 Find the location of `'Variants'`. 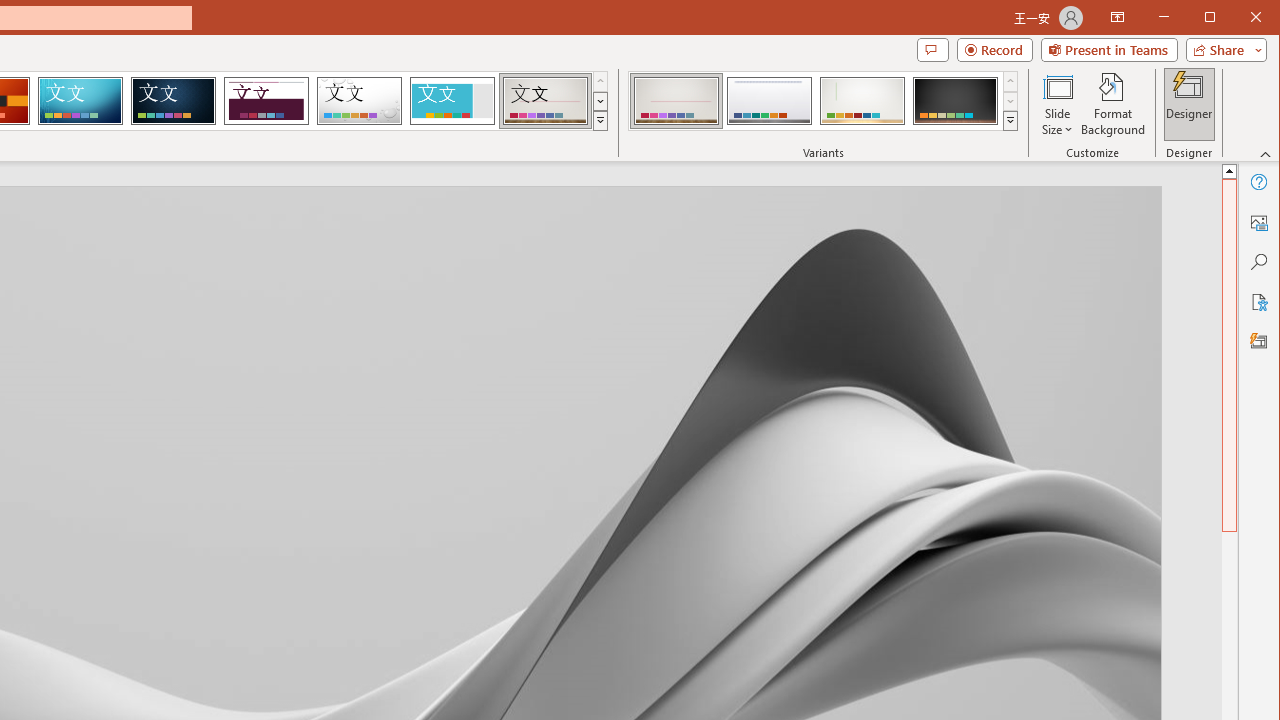

'Variants' is located at coordinates (1010, 120).